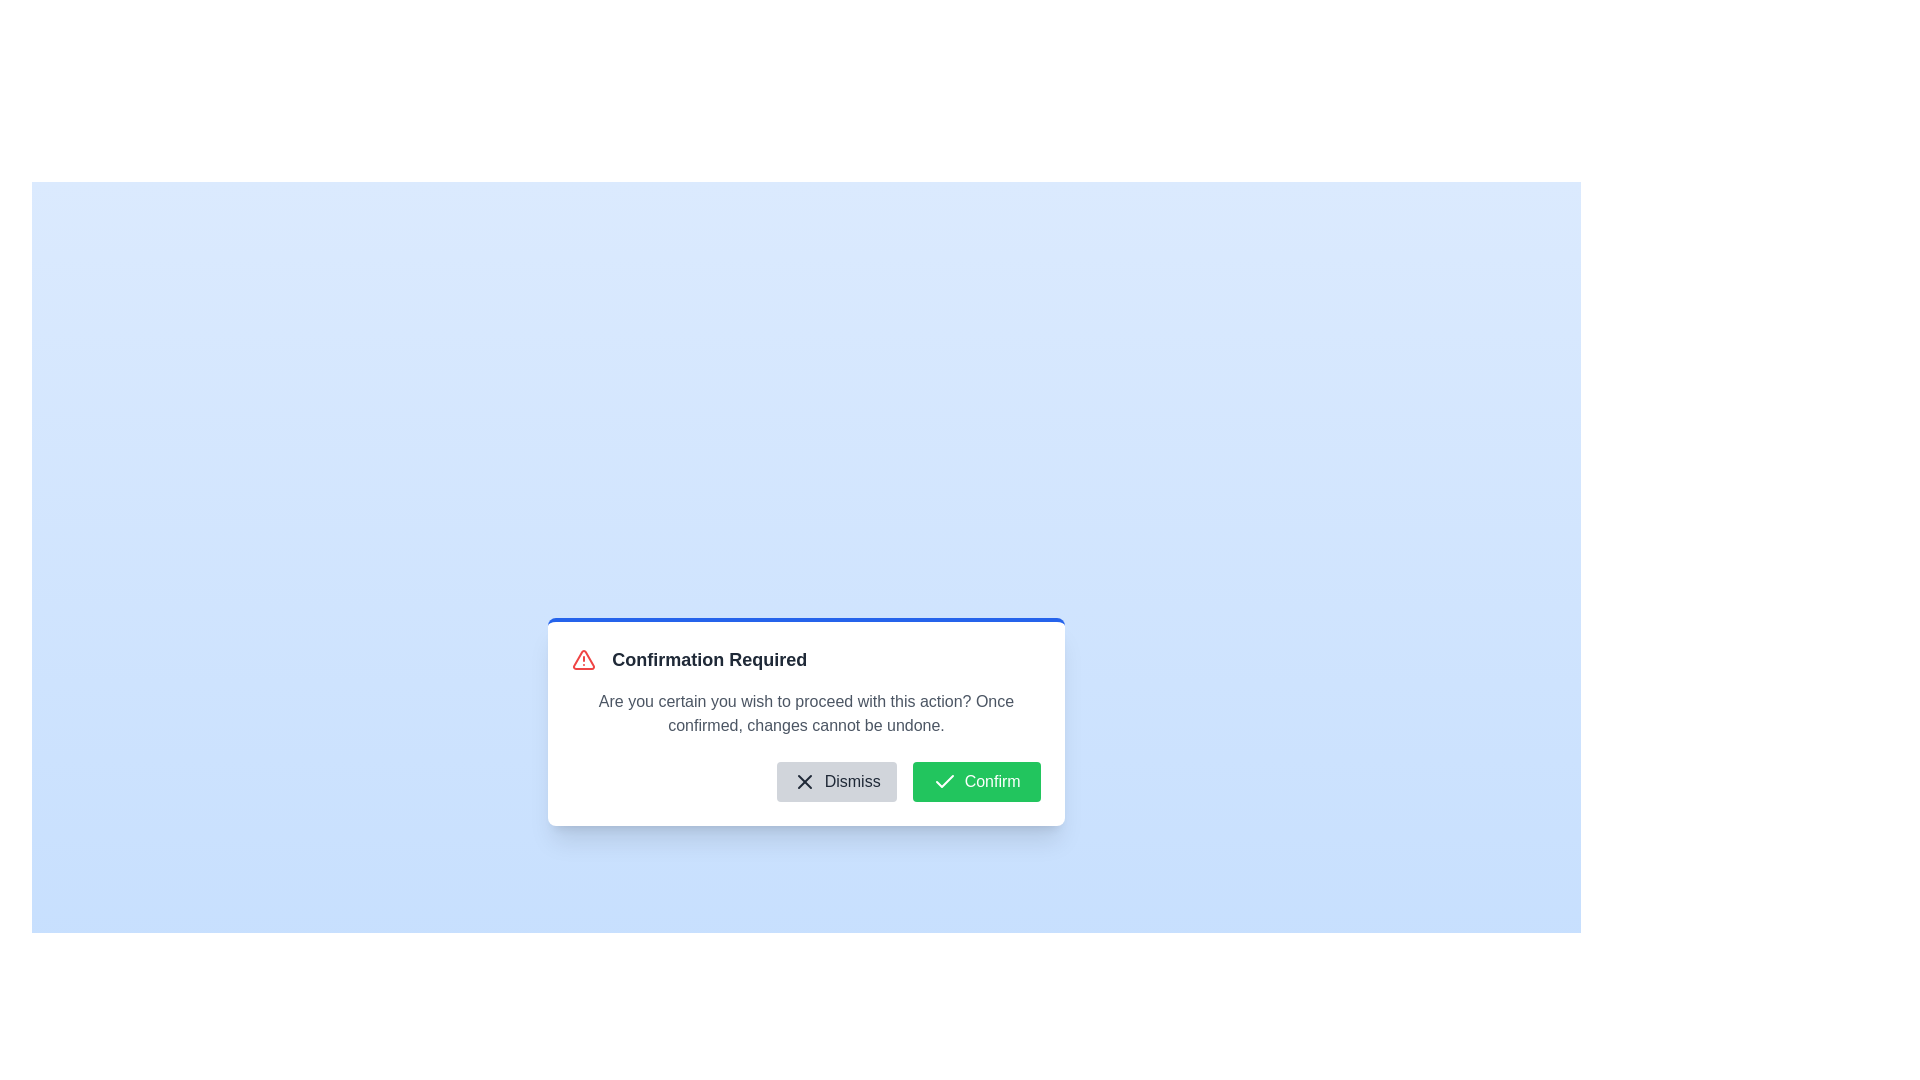 The height and width of the screenshot is (1080, 1920). What do you see at coordinates (836, 781) in the screenshot?
I see `the left button` at bounding box center [836, 781].